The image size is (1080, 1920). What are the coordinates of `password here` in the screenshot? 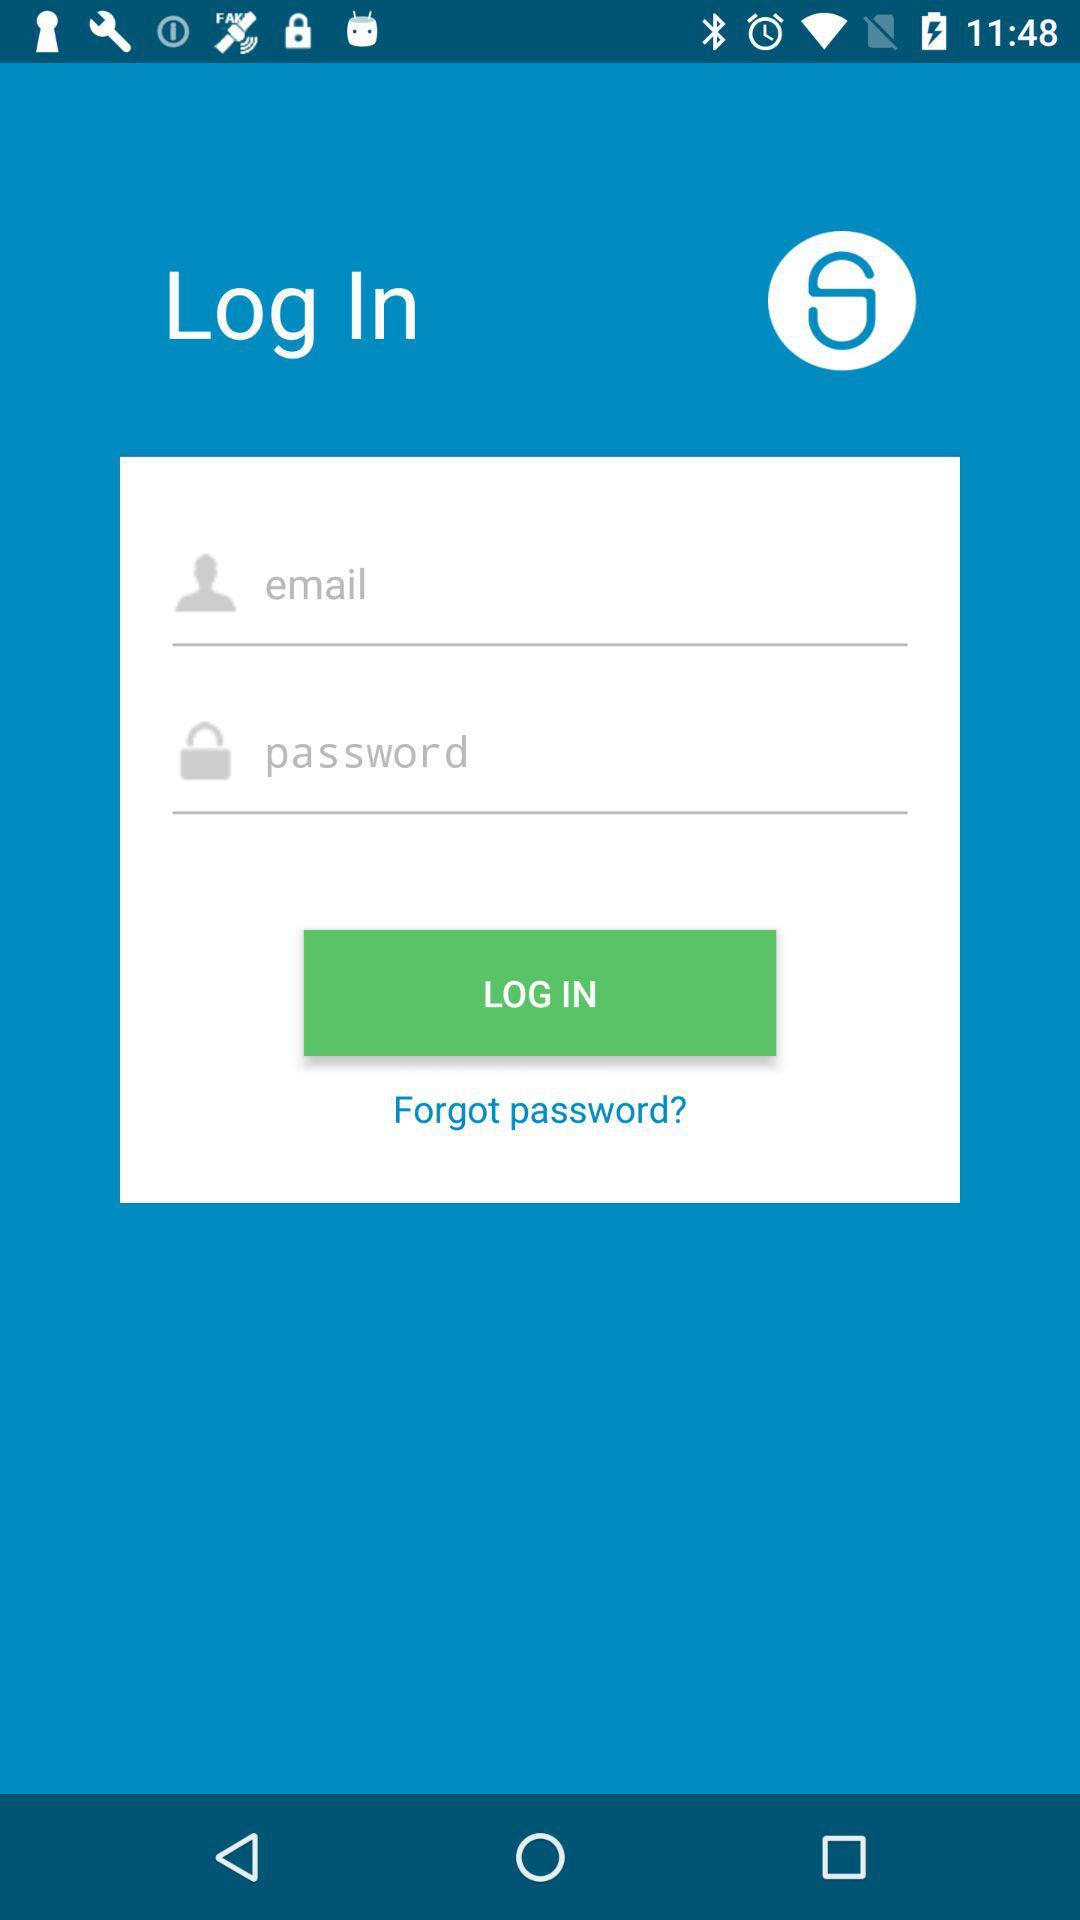 It's located at (540, 749).